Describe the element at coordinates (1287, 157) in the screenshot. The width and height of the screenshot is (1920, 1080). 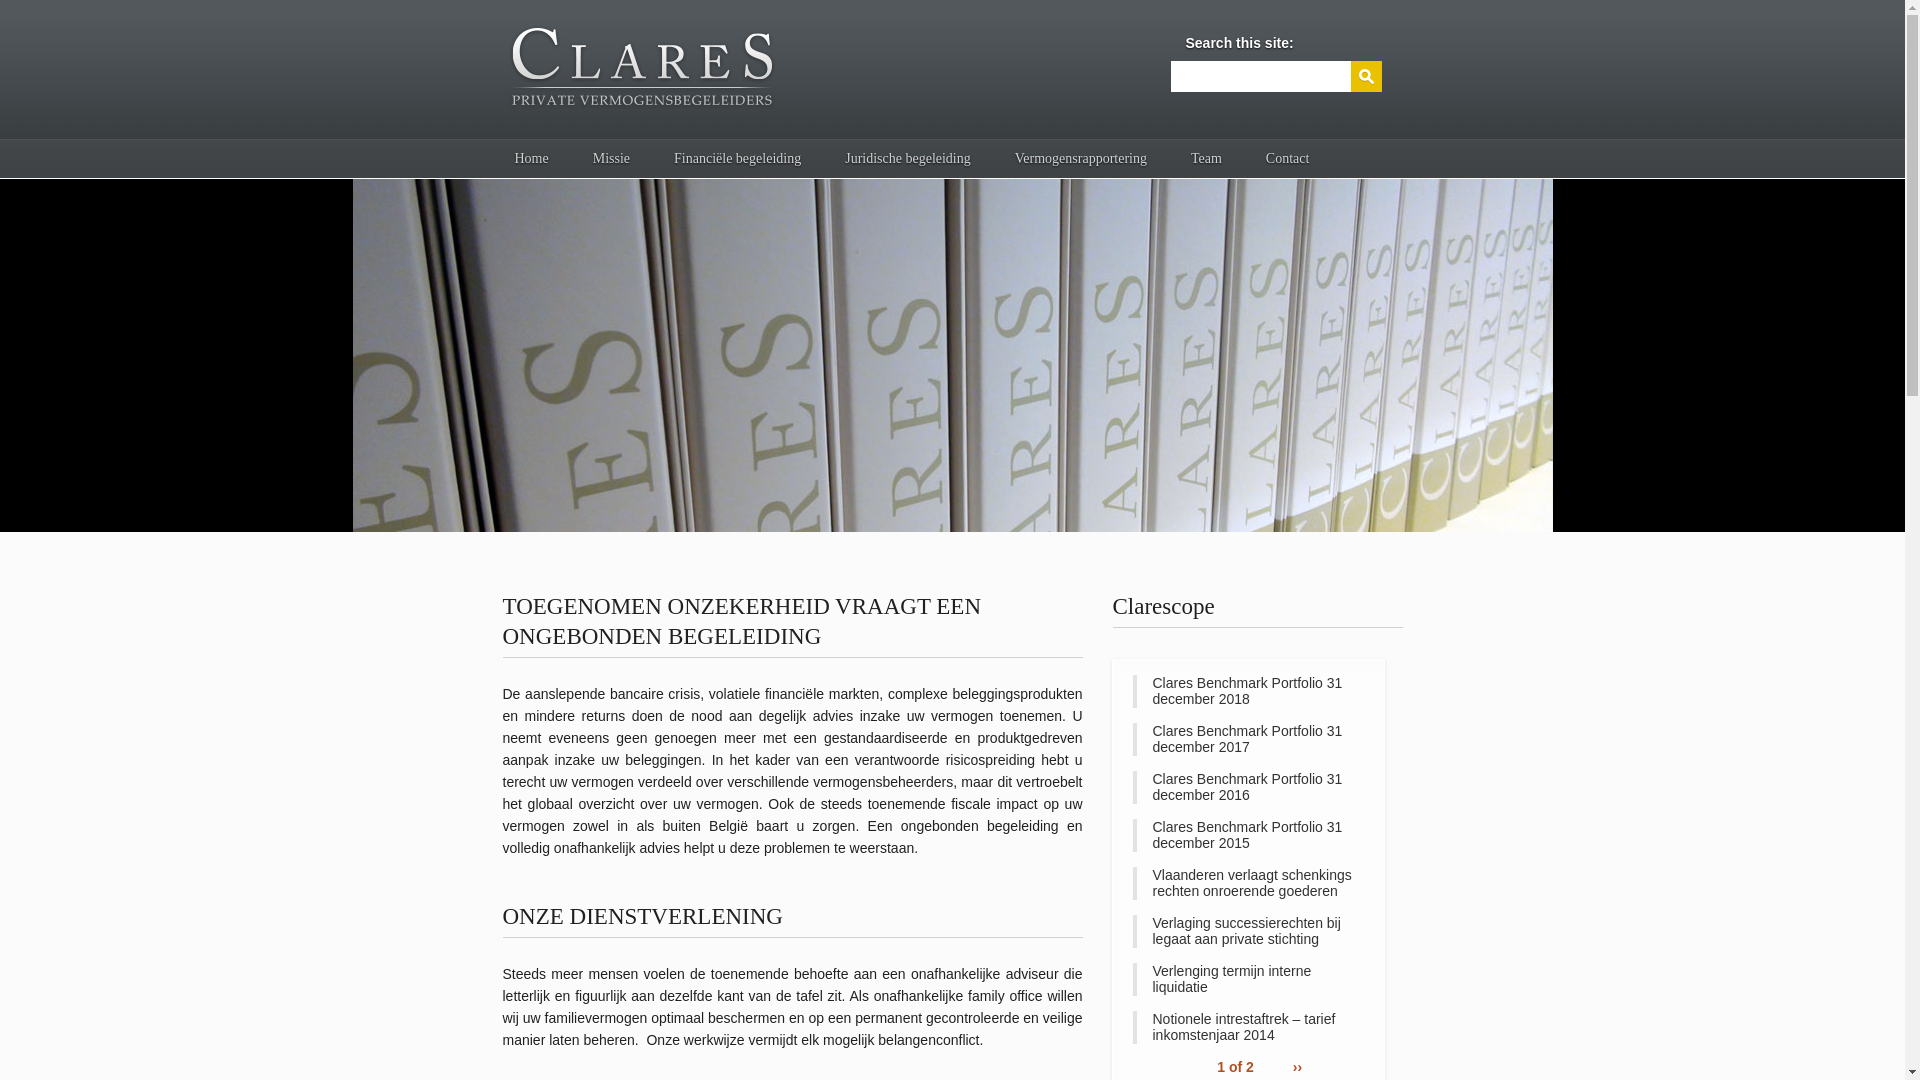
I see `'Contact'` at that location.